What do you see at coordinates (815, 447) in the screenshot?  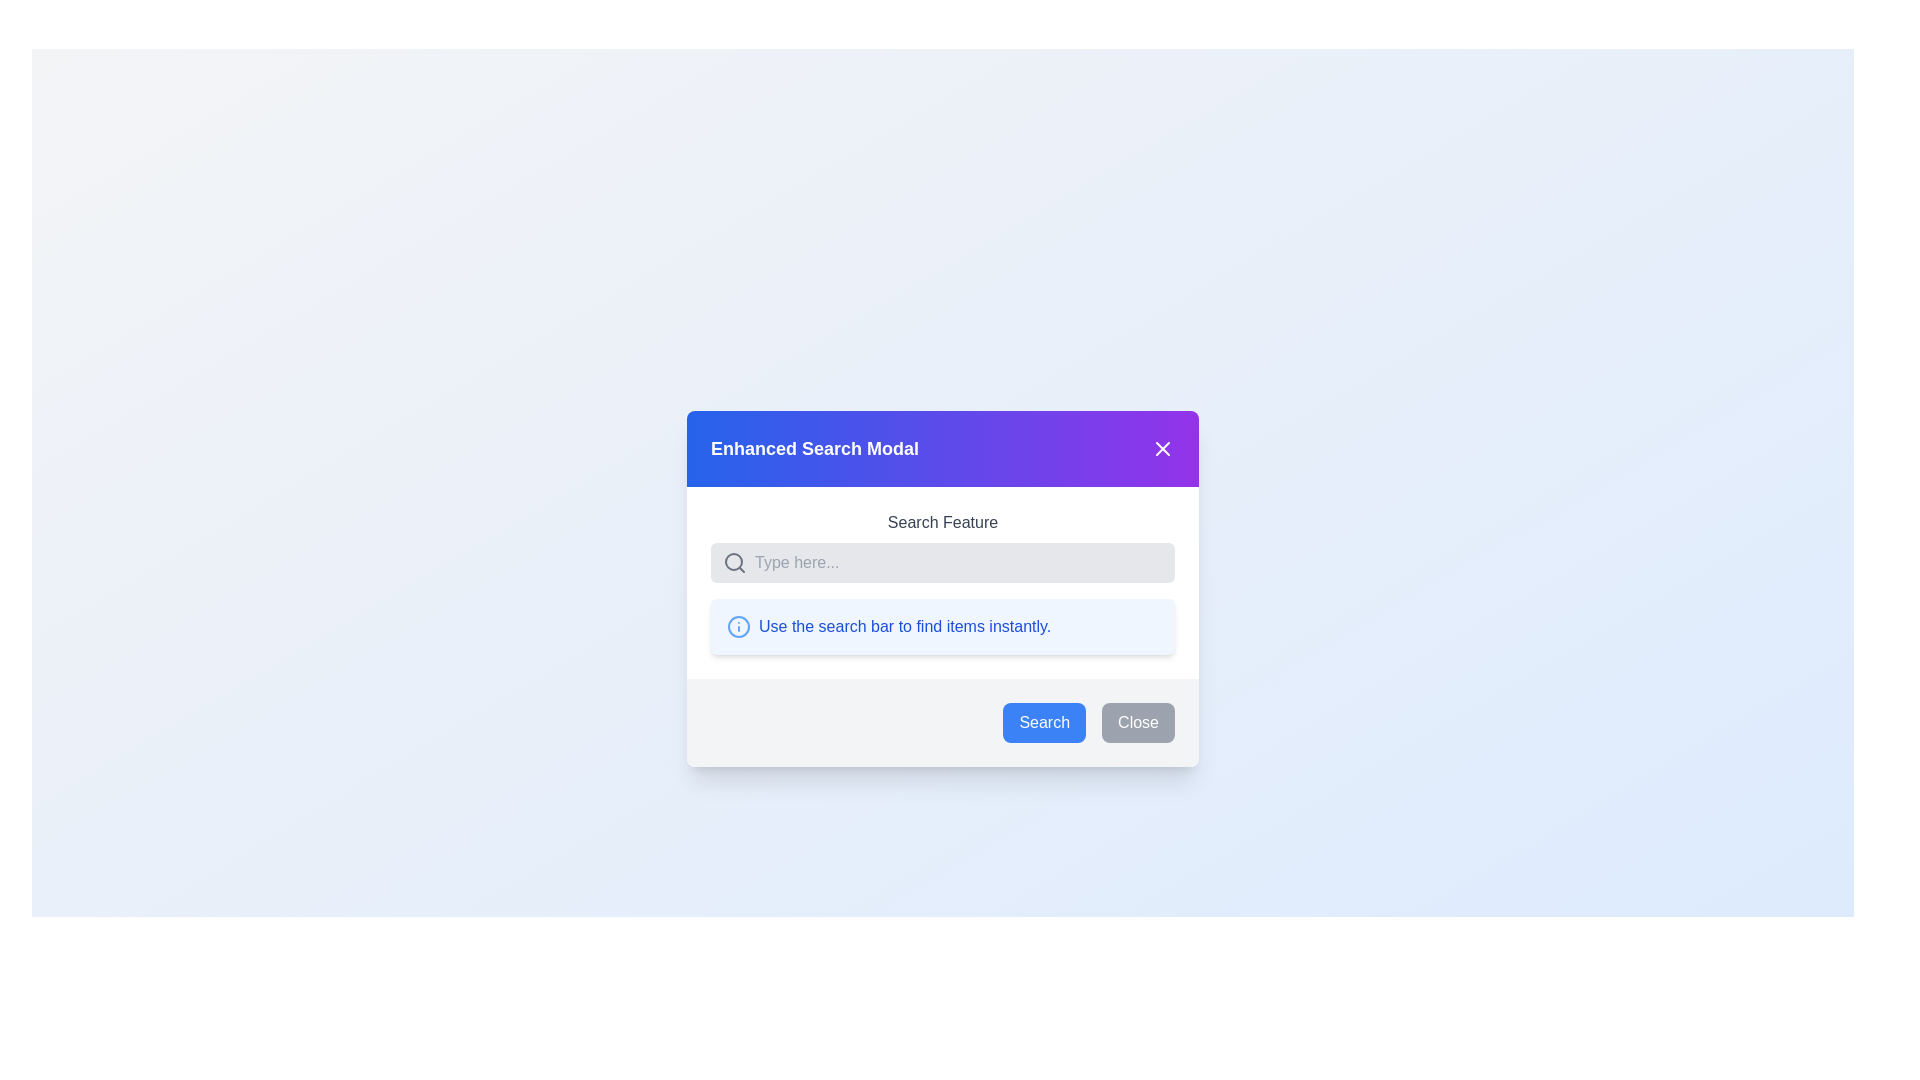 I see `the text label 'Enhanced Search Modal' which is styled in bold and positioned at the upper section of the modal window` at bounding box center [815, 447].